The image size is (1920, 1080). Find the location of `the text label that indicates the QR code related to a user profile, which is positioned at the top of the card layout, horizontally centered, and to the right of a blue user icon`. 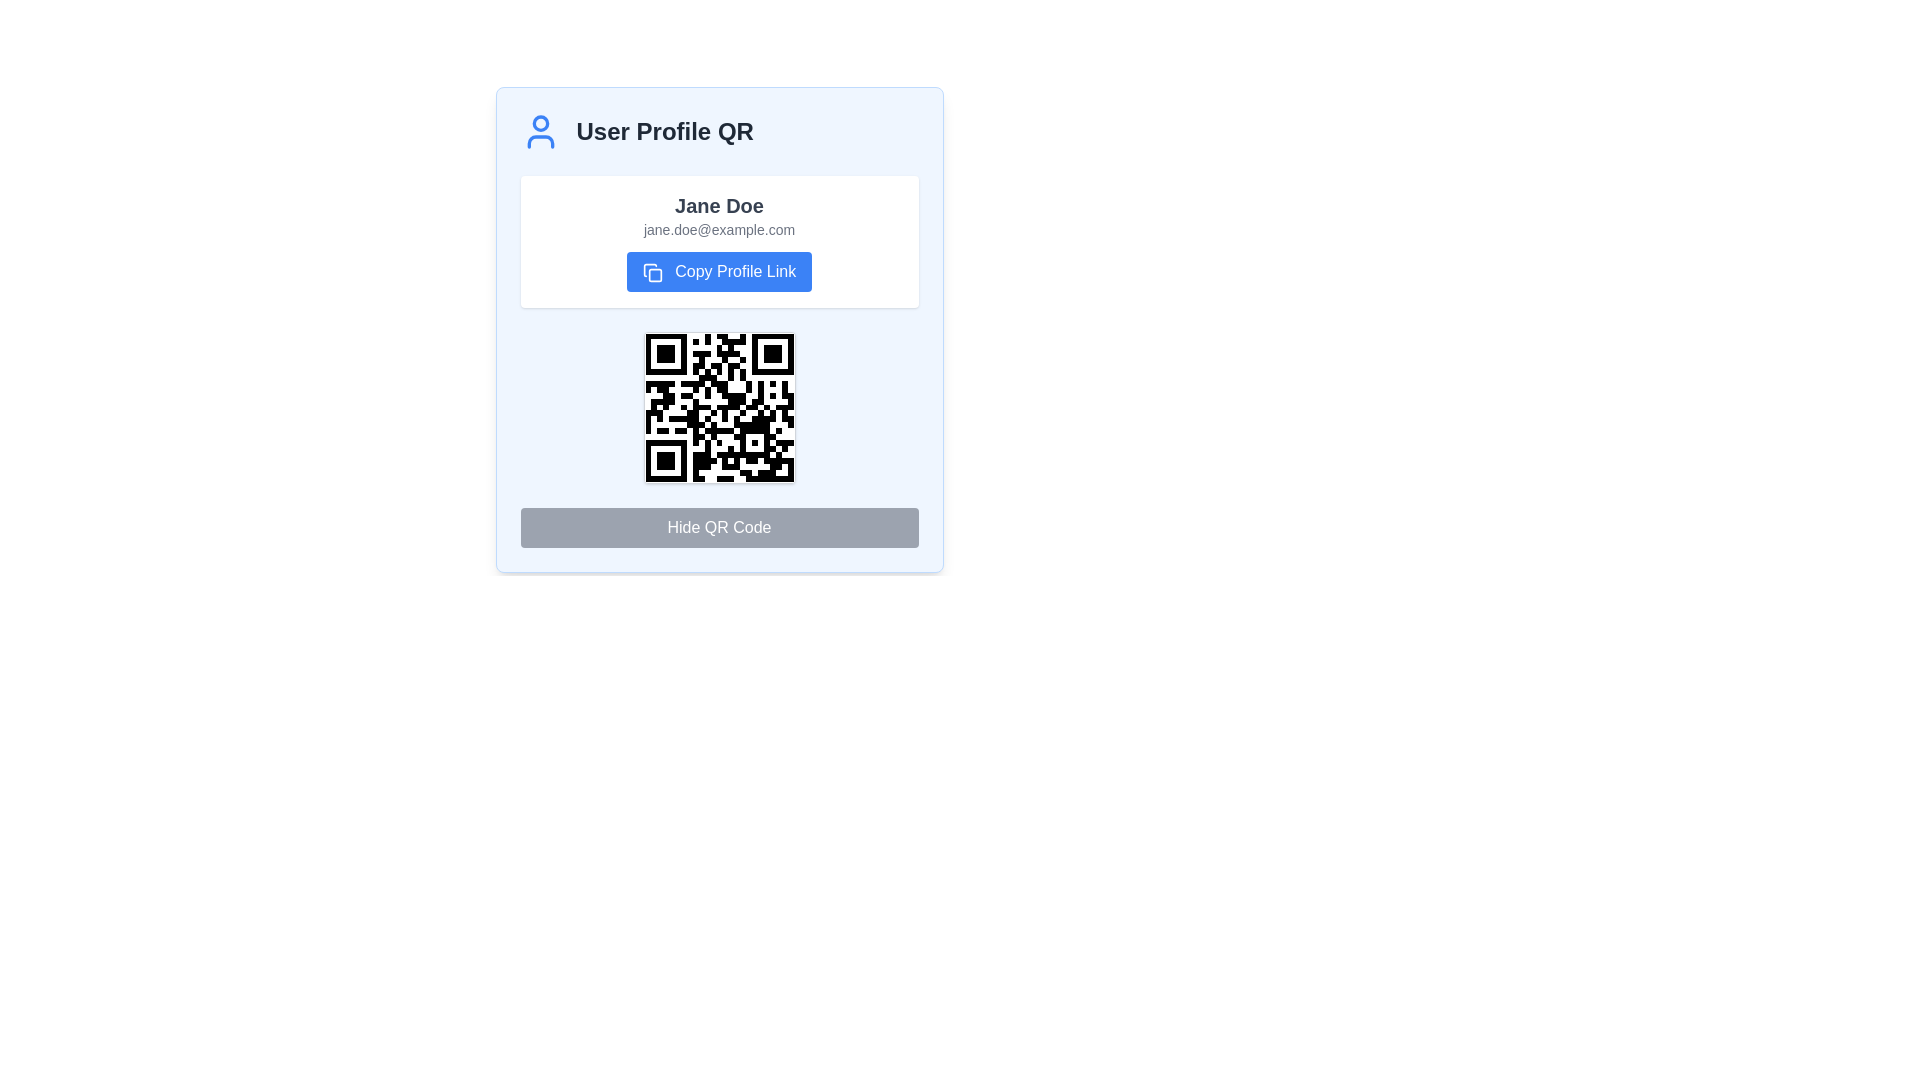

the text label that indicates the QR code related to a user profile, which is positioned at the top of the card layout, horizontally centered, and to the right of a blue user icon is located at coordinates (665, 131).